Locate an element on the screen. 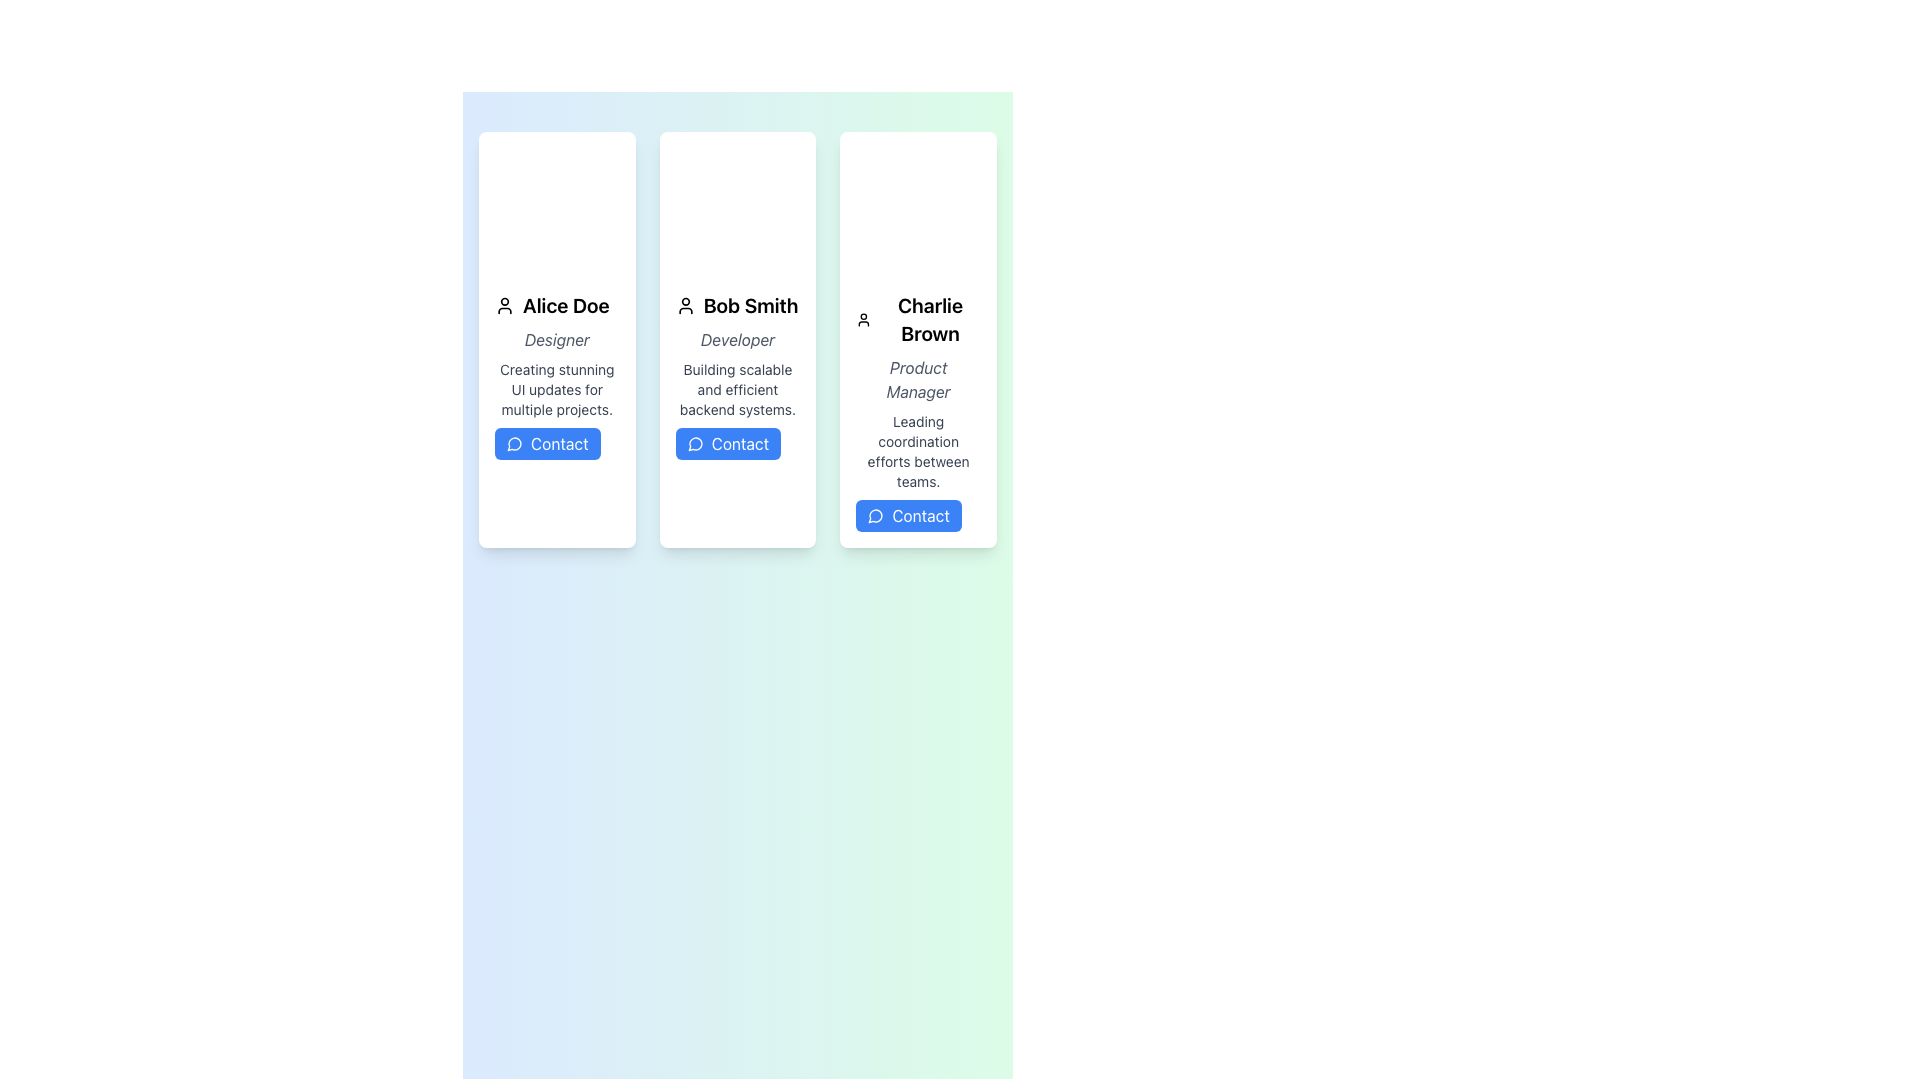 The image size is (1920, 1080). the 'Contact' button located at the bottom of the card titled 'Alice Doe', which initiates a contact action is located at coordinates (547, 442).